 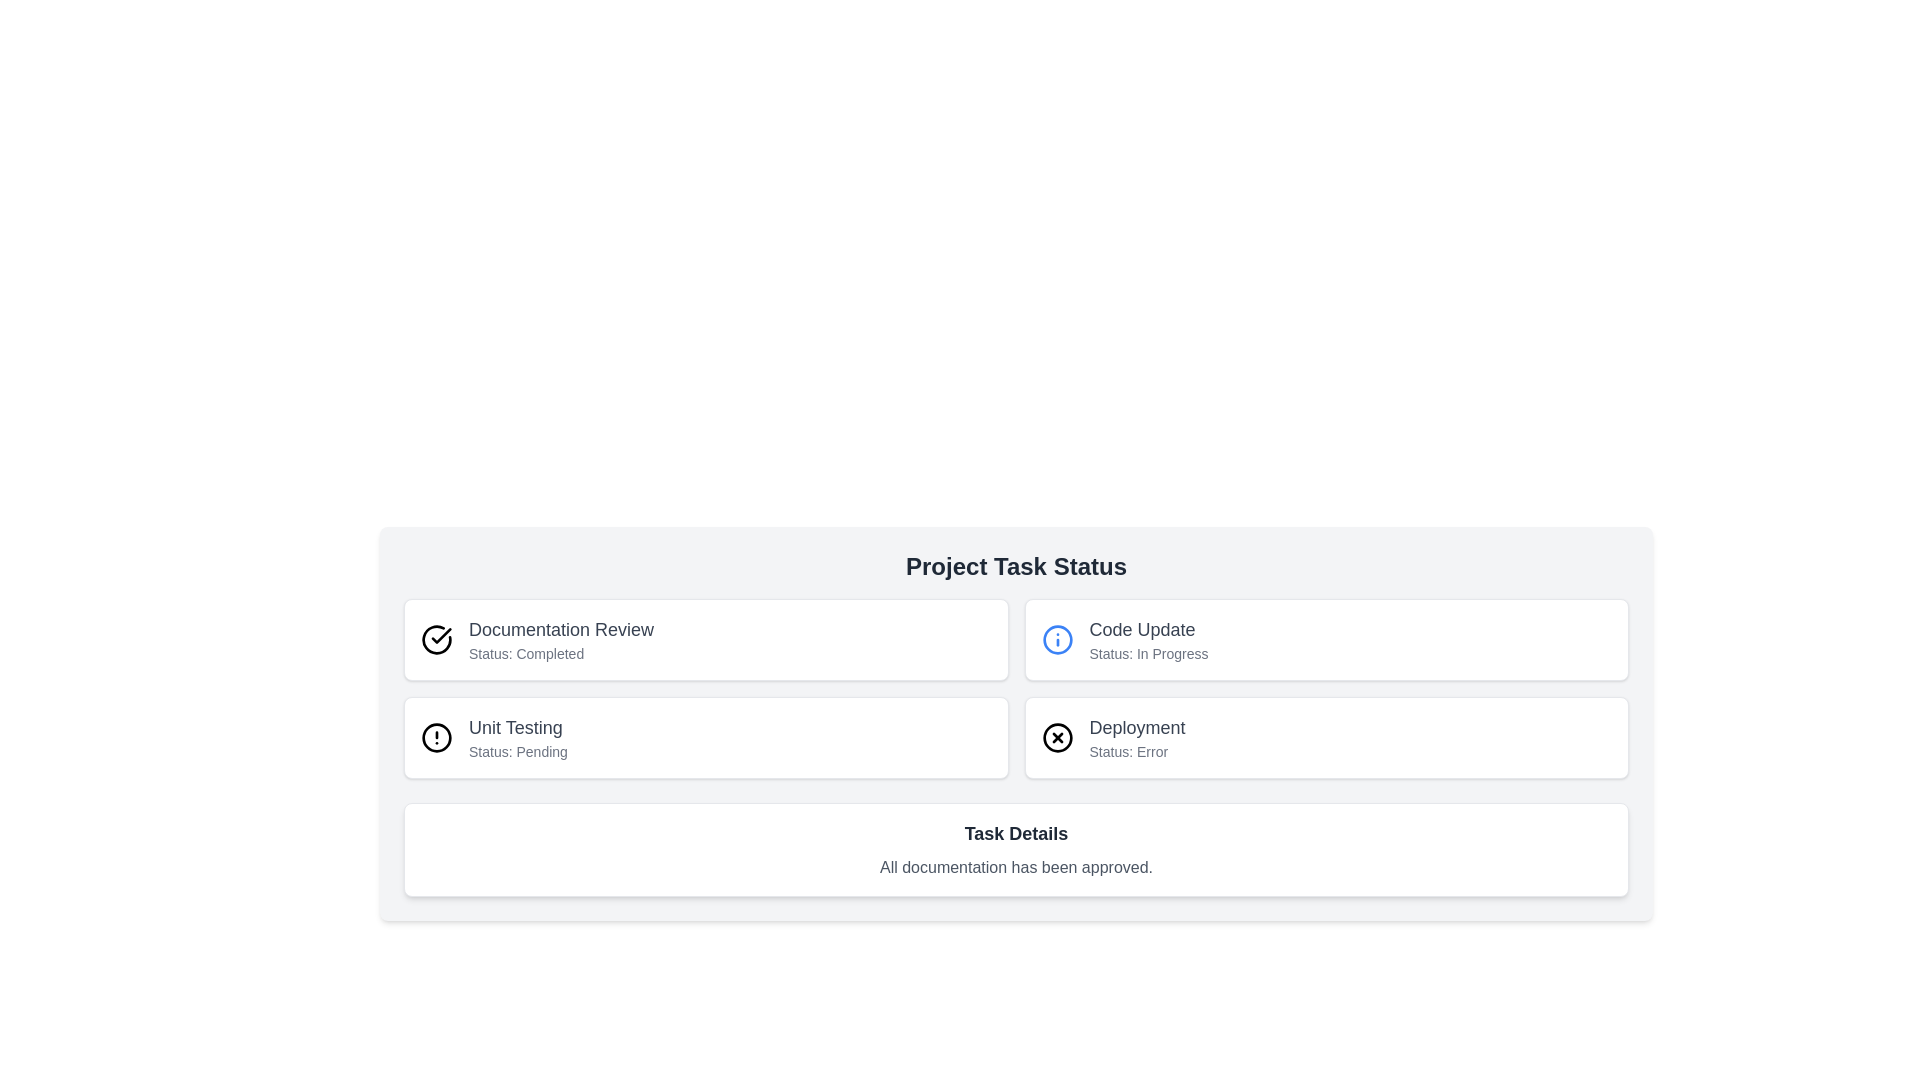 What do you see at coordinates (1326, 640) in the screenshot?
I see `the Interactive information card displaying 'Code Update' with status 'In Progress'` at bounding box center [1326, 640].